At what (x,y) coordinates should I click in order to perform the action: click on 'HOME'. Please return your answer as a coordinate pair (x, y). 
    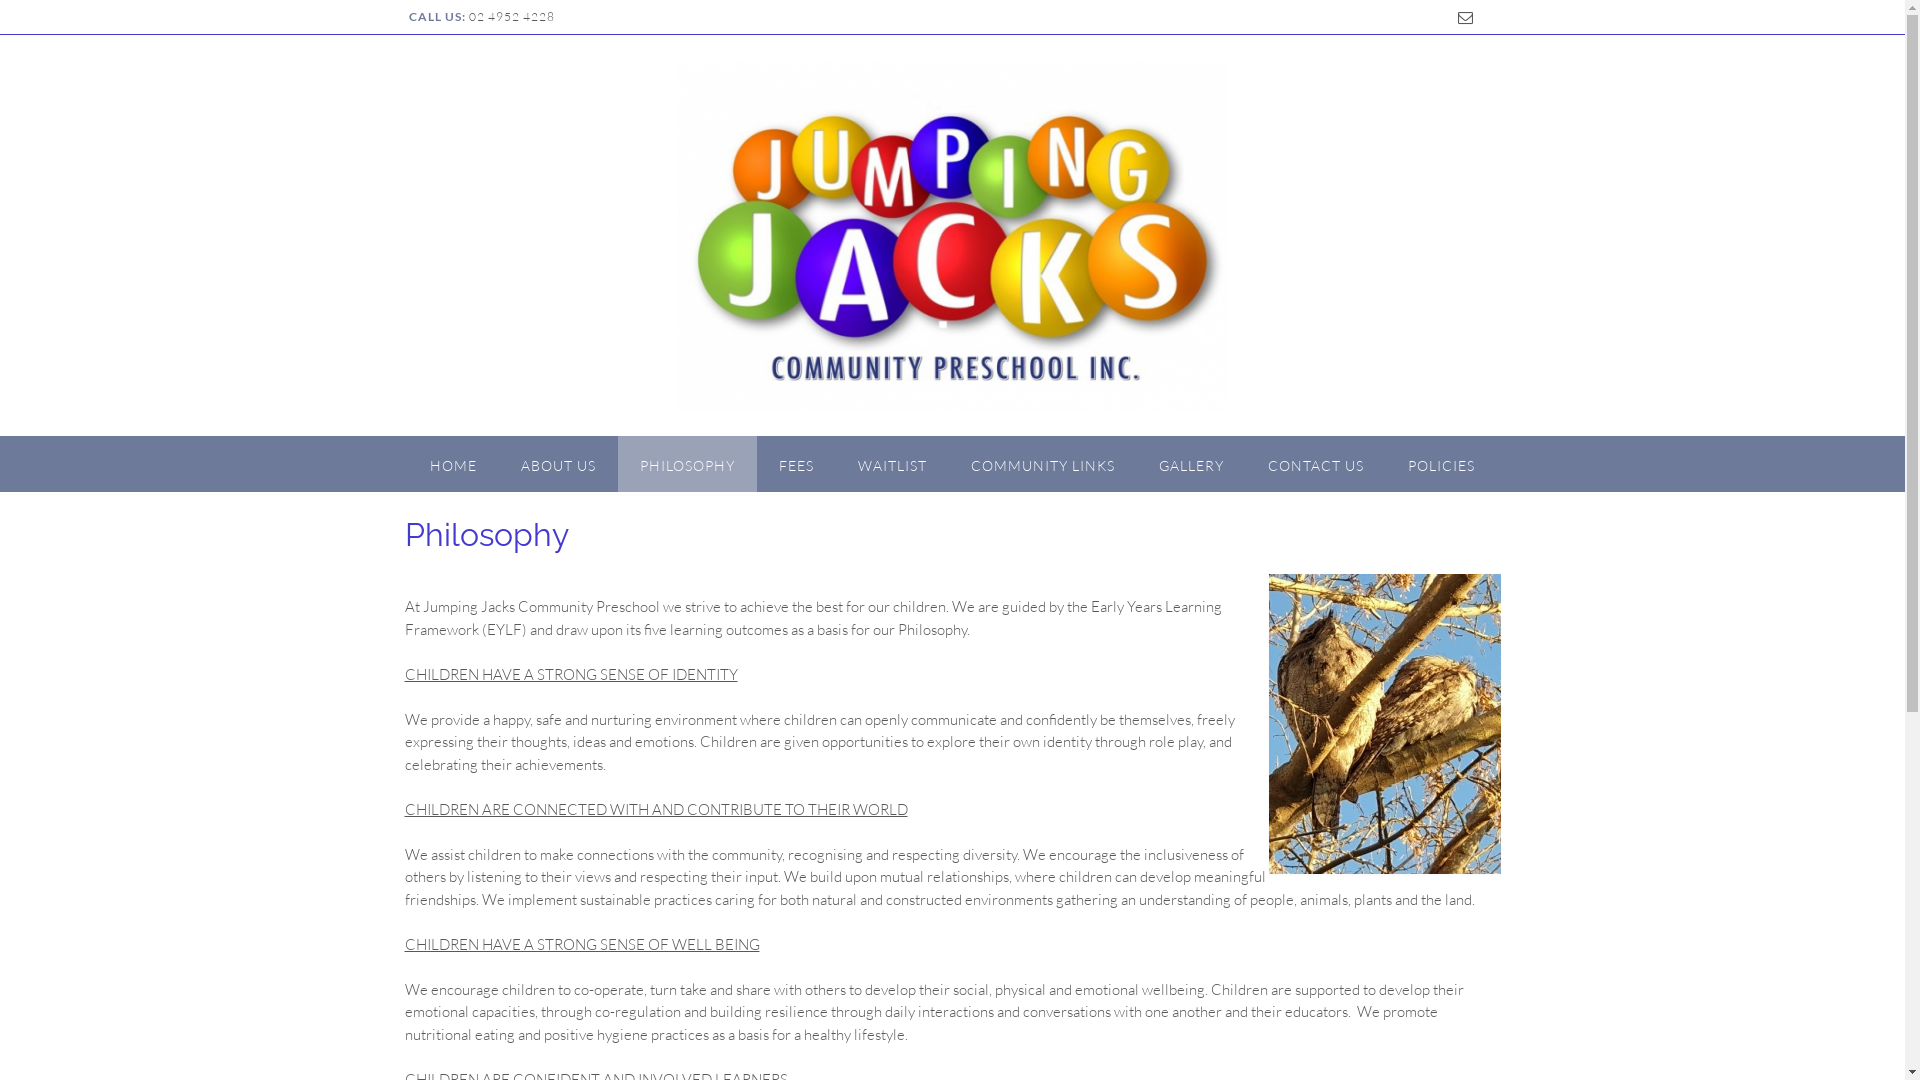
    Looking at the image, I should click on (452, 463).